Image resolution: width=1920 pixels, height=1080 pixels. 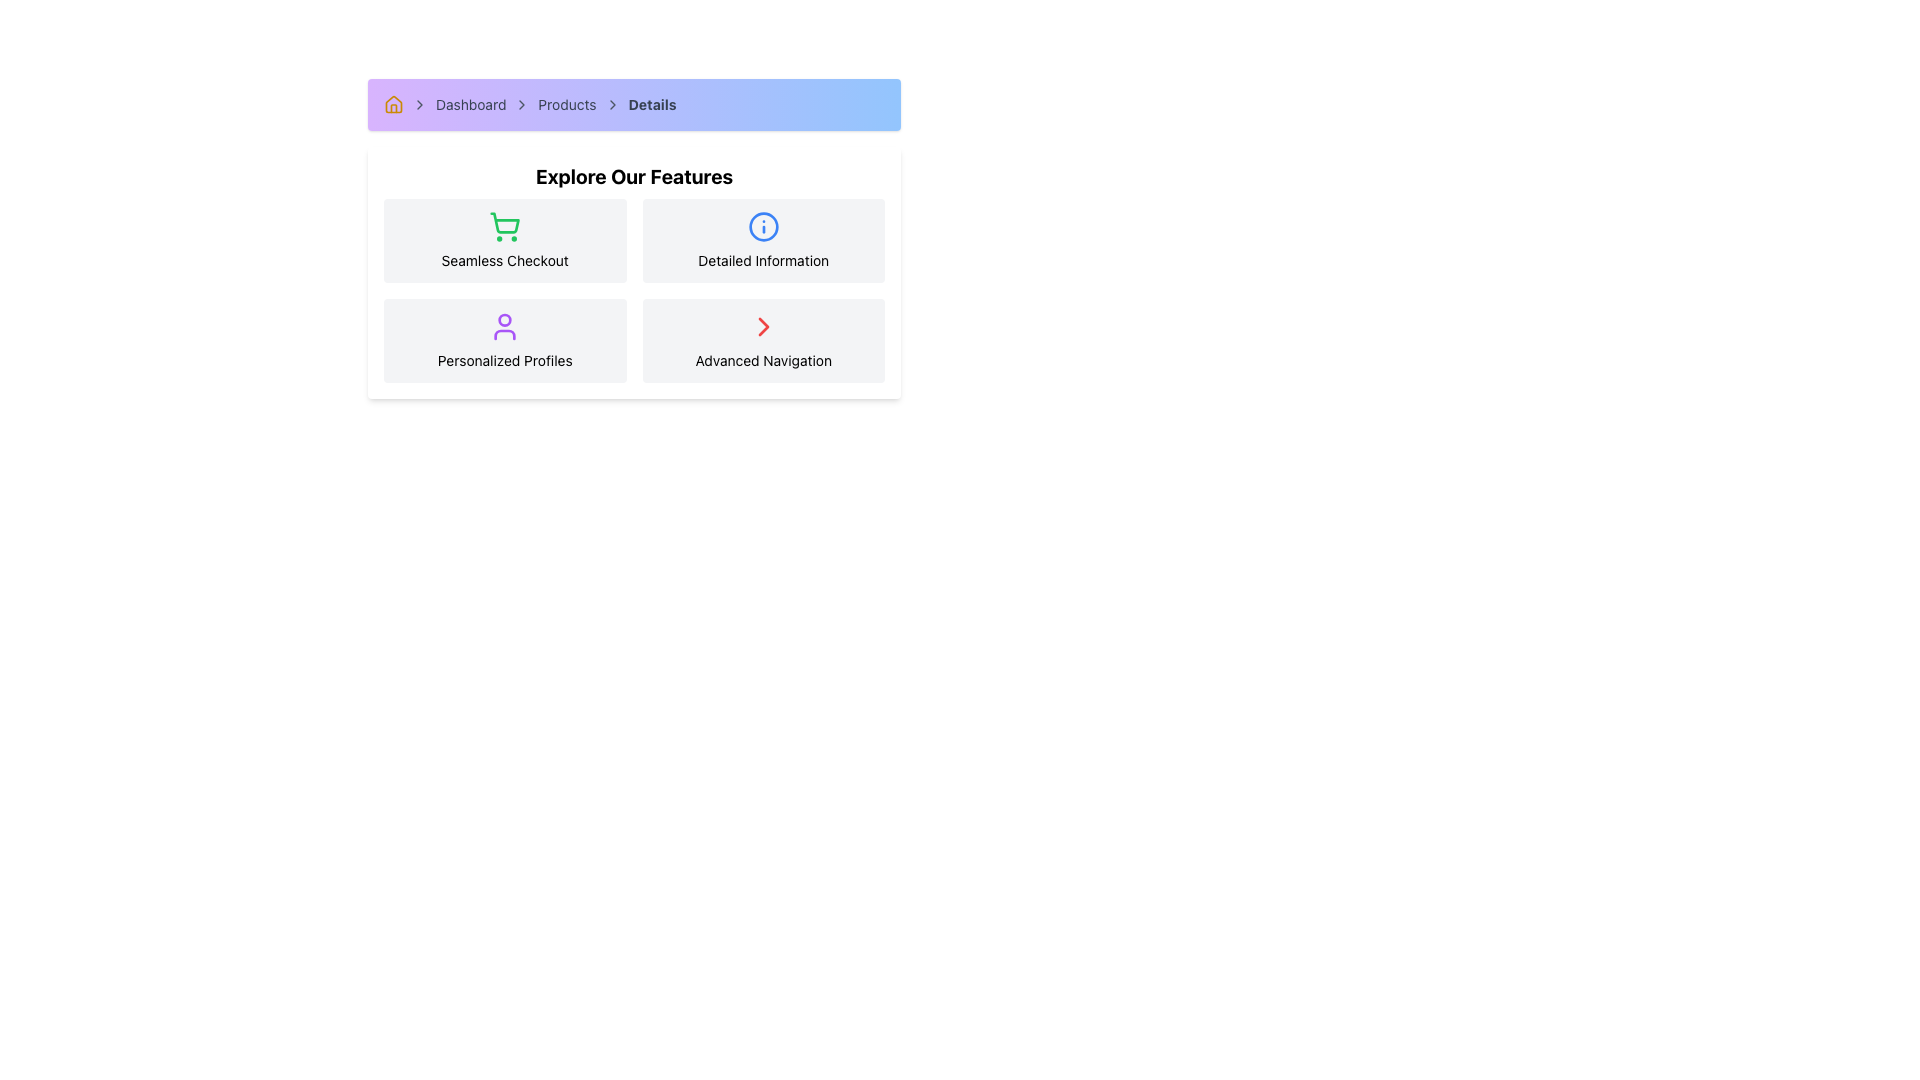 What do you see at coordinates (762, 239) in the screenshot?
I see `the 'Detailed Information' informational card located in the second position of the top row in the 2x2 grid layout` at bounding box center [762, 239].